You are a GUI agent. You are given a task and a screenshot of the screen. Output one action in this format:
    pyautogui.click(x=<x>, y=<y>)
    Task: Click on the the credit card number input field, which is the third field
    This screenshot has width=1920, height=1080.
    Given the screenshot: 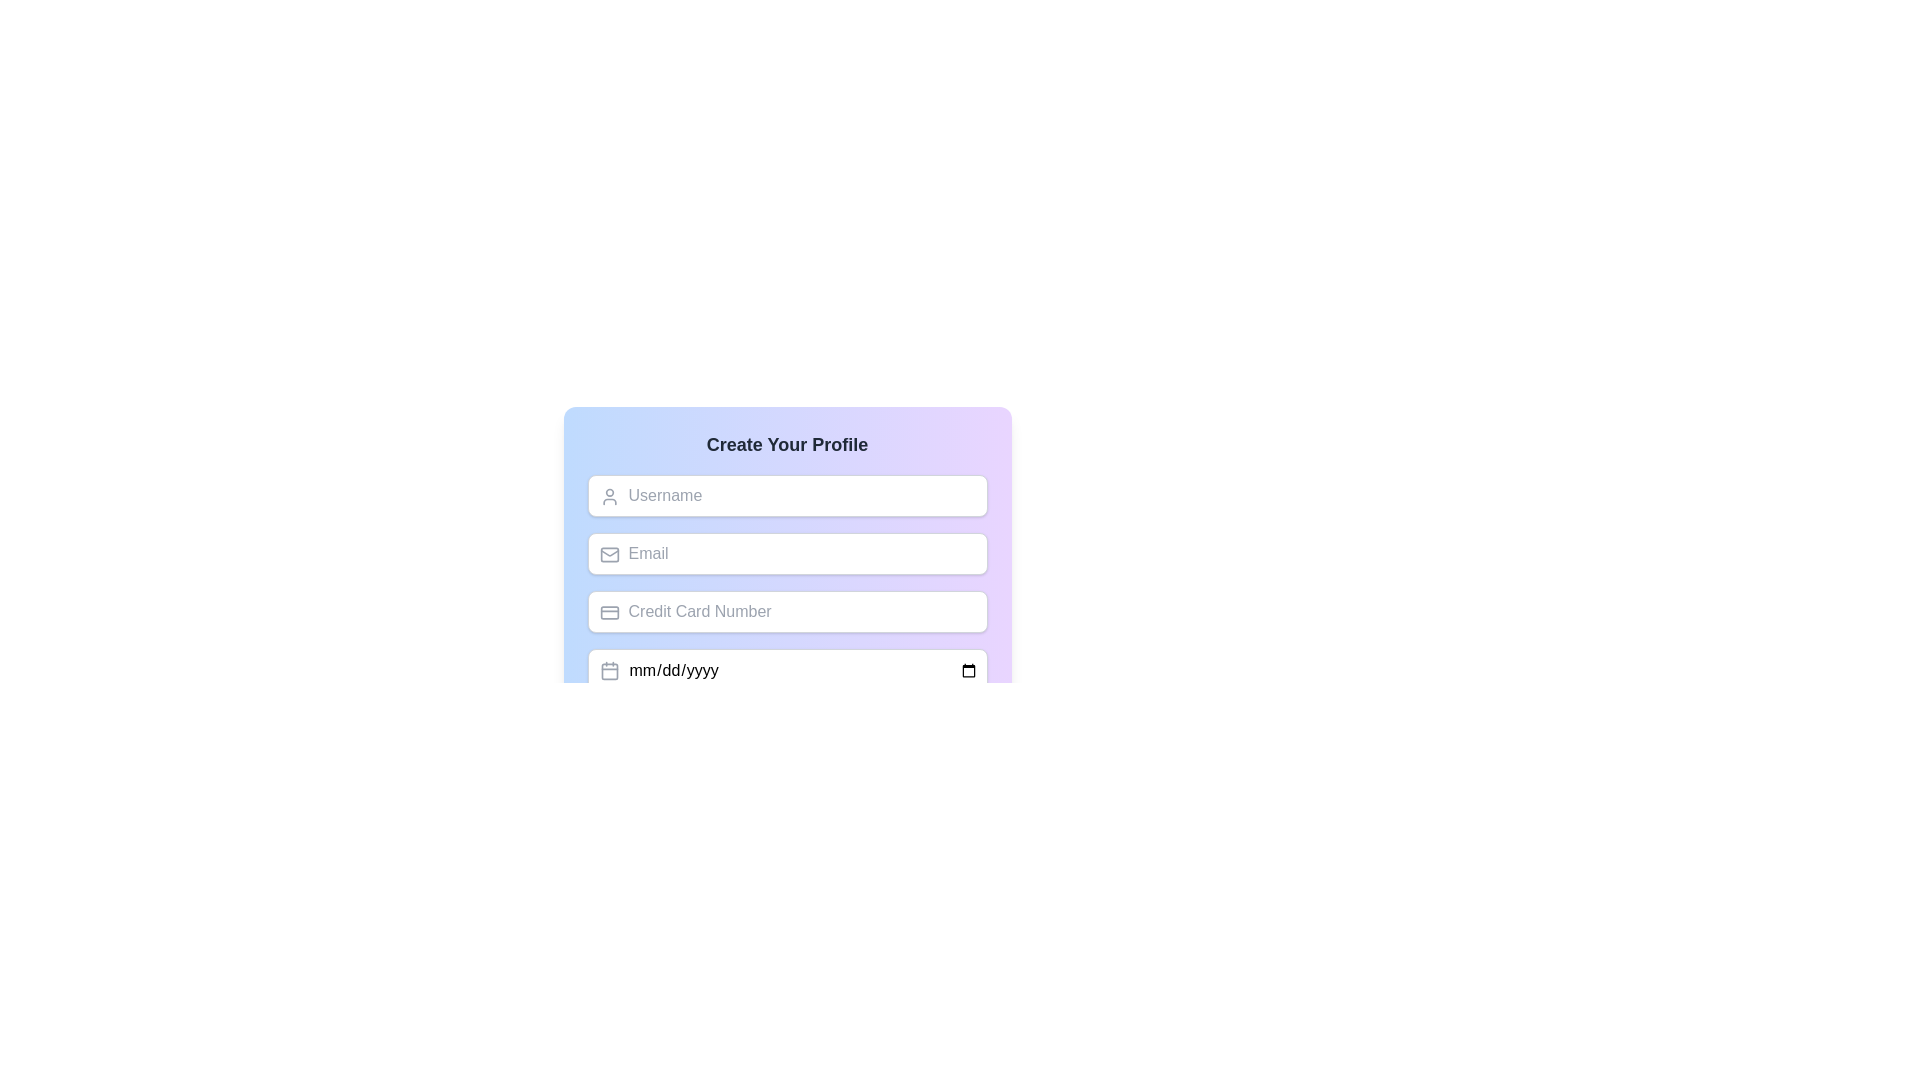 What is the action you would take?
    pyautogui.click(x=786, y=611)
    